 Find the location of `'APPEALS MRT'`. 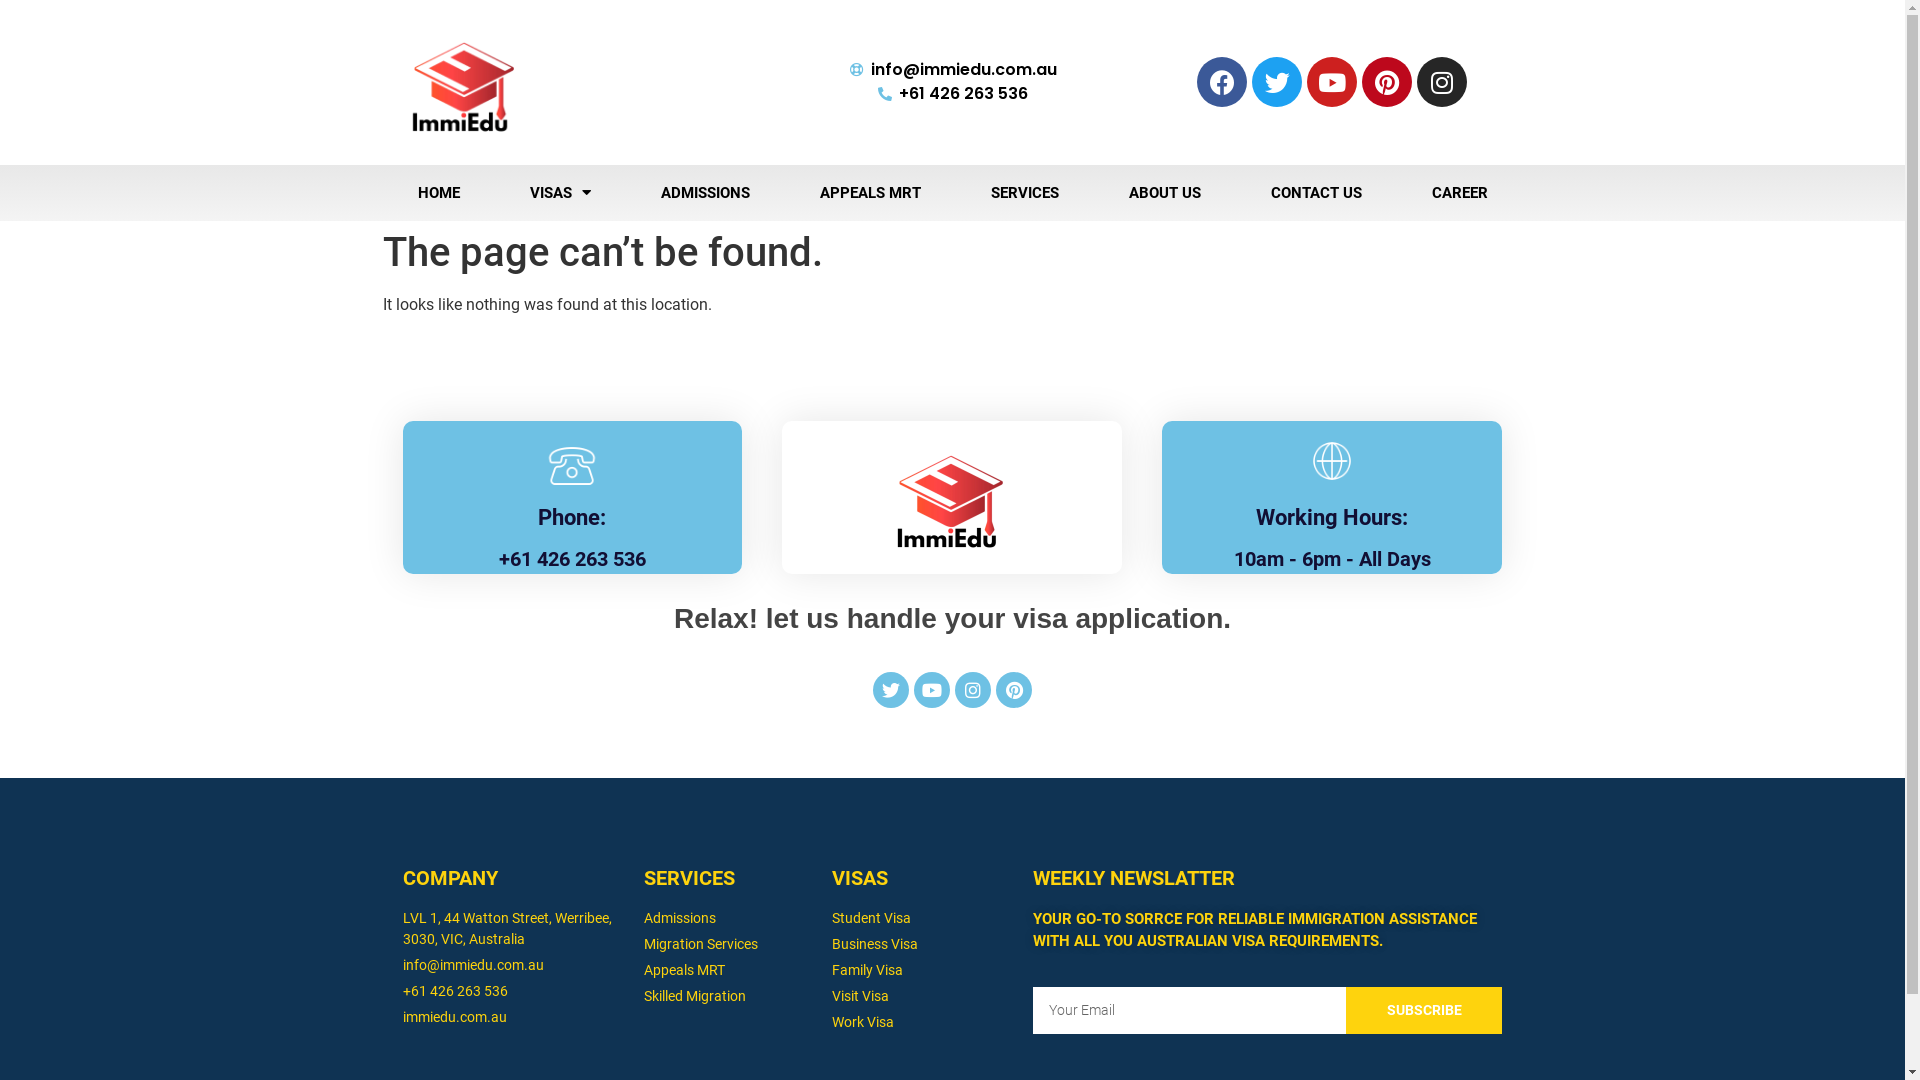

'APPEALS MRT' is located at coordinates (869, 192).